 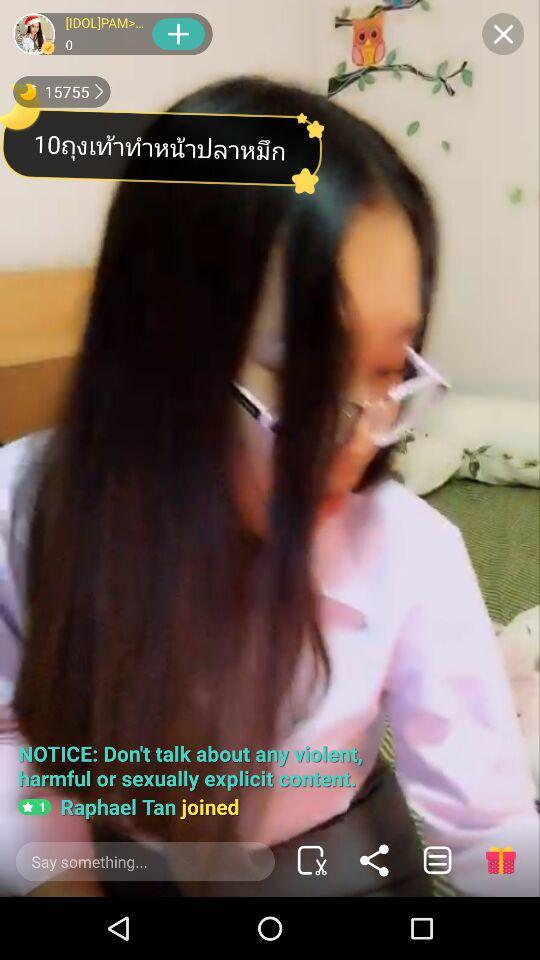 I want to click on the menu icon, so click(x=436, y=859).